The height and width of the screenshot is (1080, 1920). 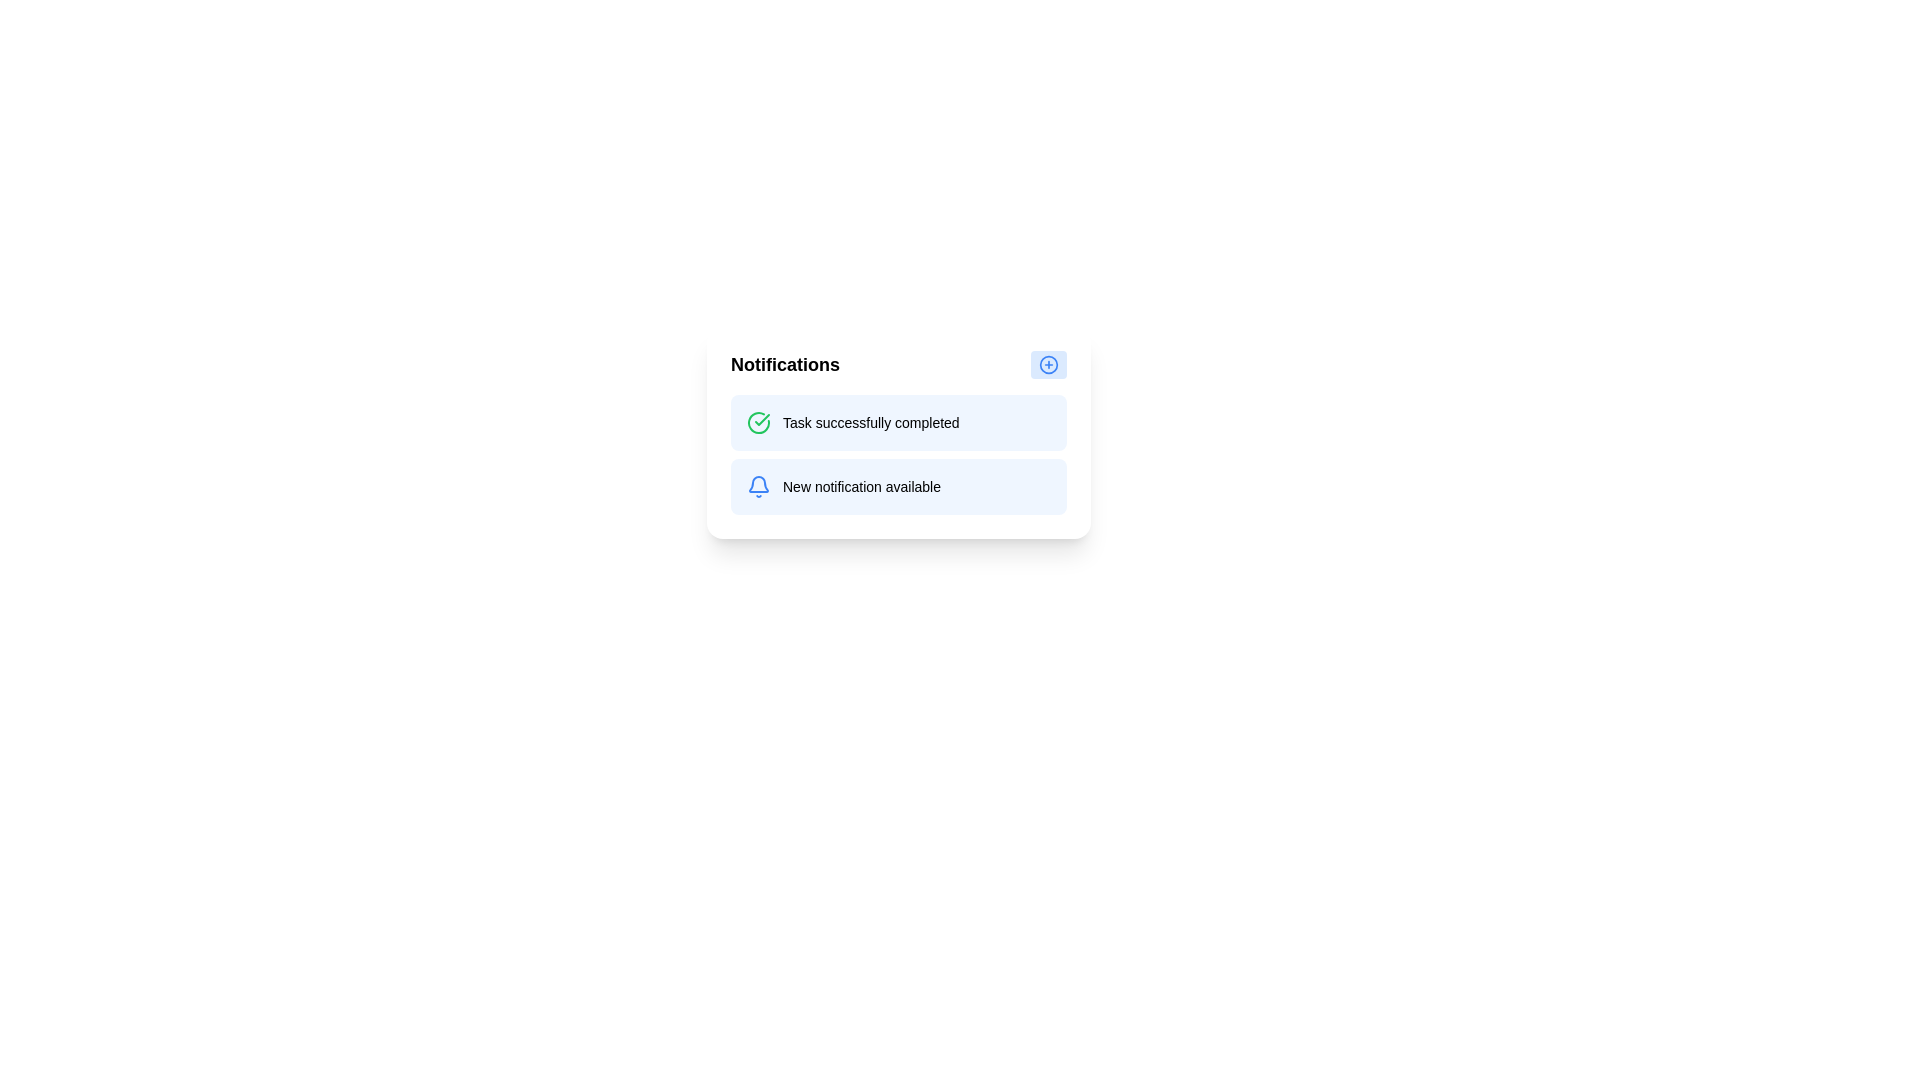 I want to click on the blue-colored icon button located in the top-right corner of the notifications interface, so click(x=1048, y=365).